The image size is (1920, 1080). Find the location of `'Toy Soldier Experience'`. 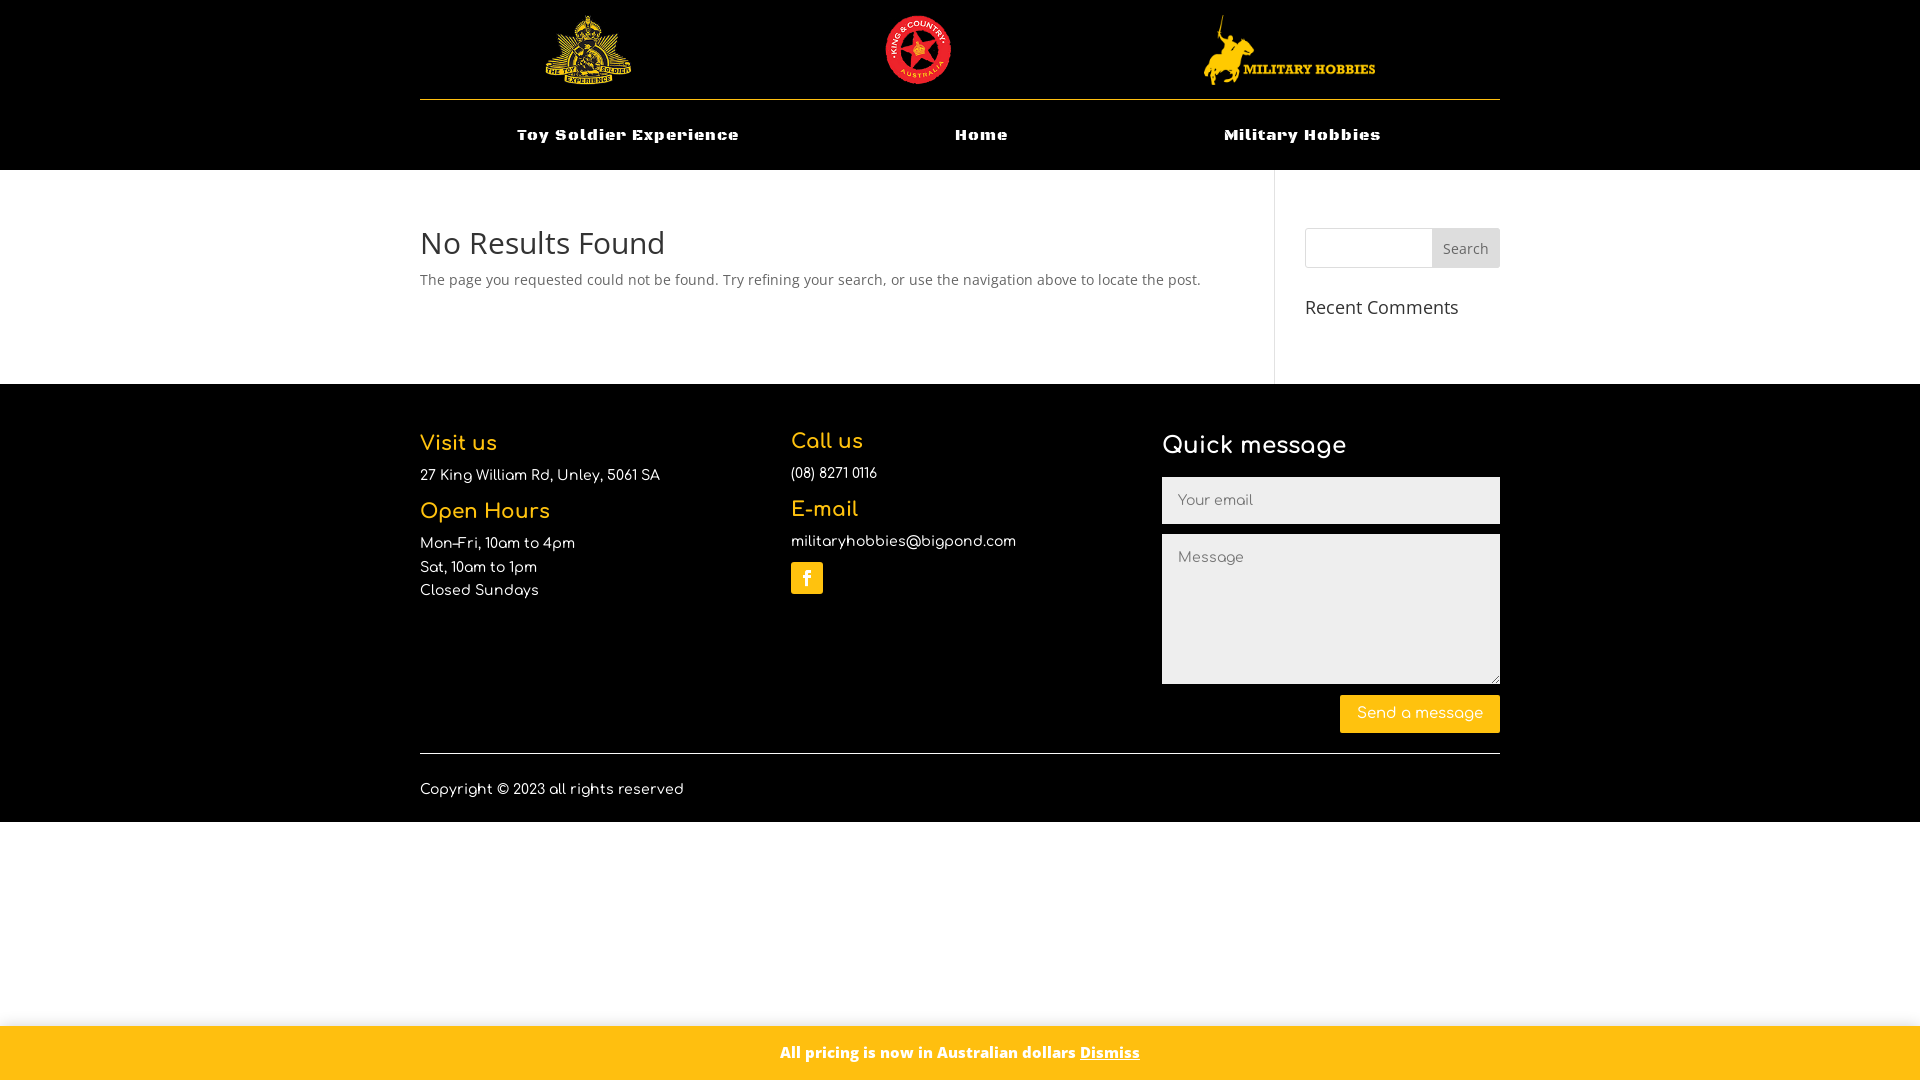

'Toy Soldier Experience' is located at coordinates (627, 137).